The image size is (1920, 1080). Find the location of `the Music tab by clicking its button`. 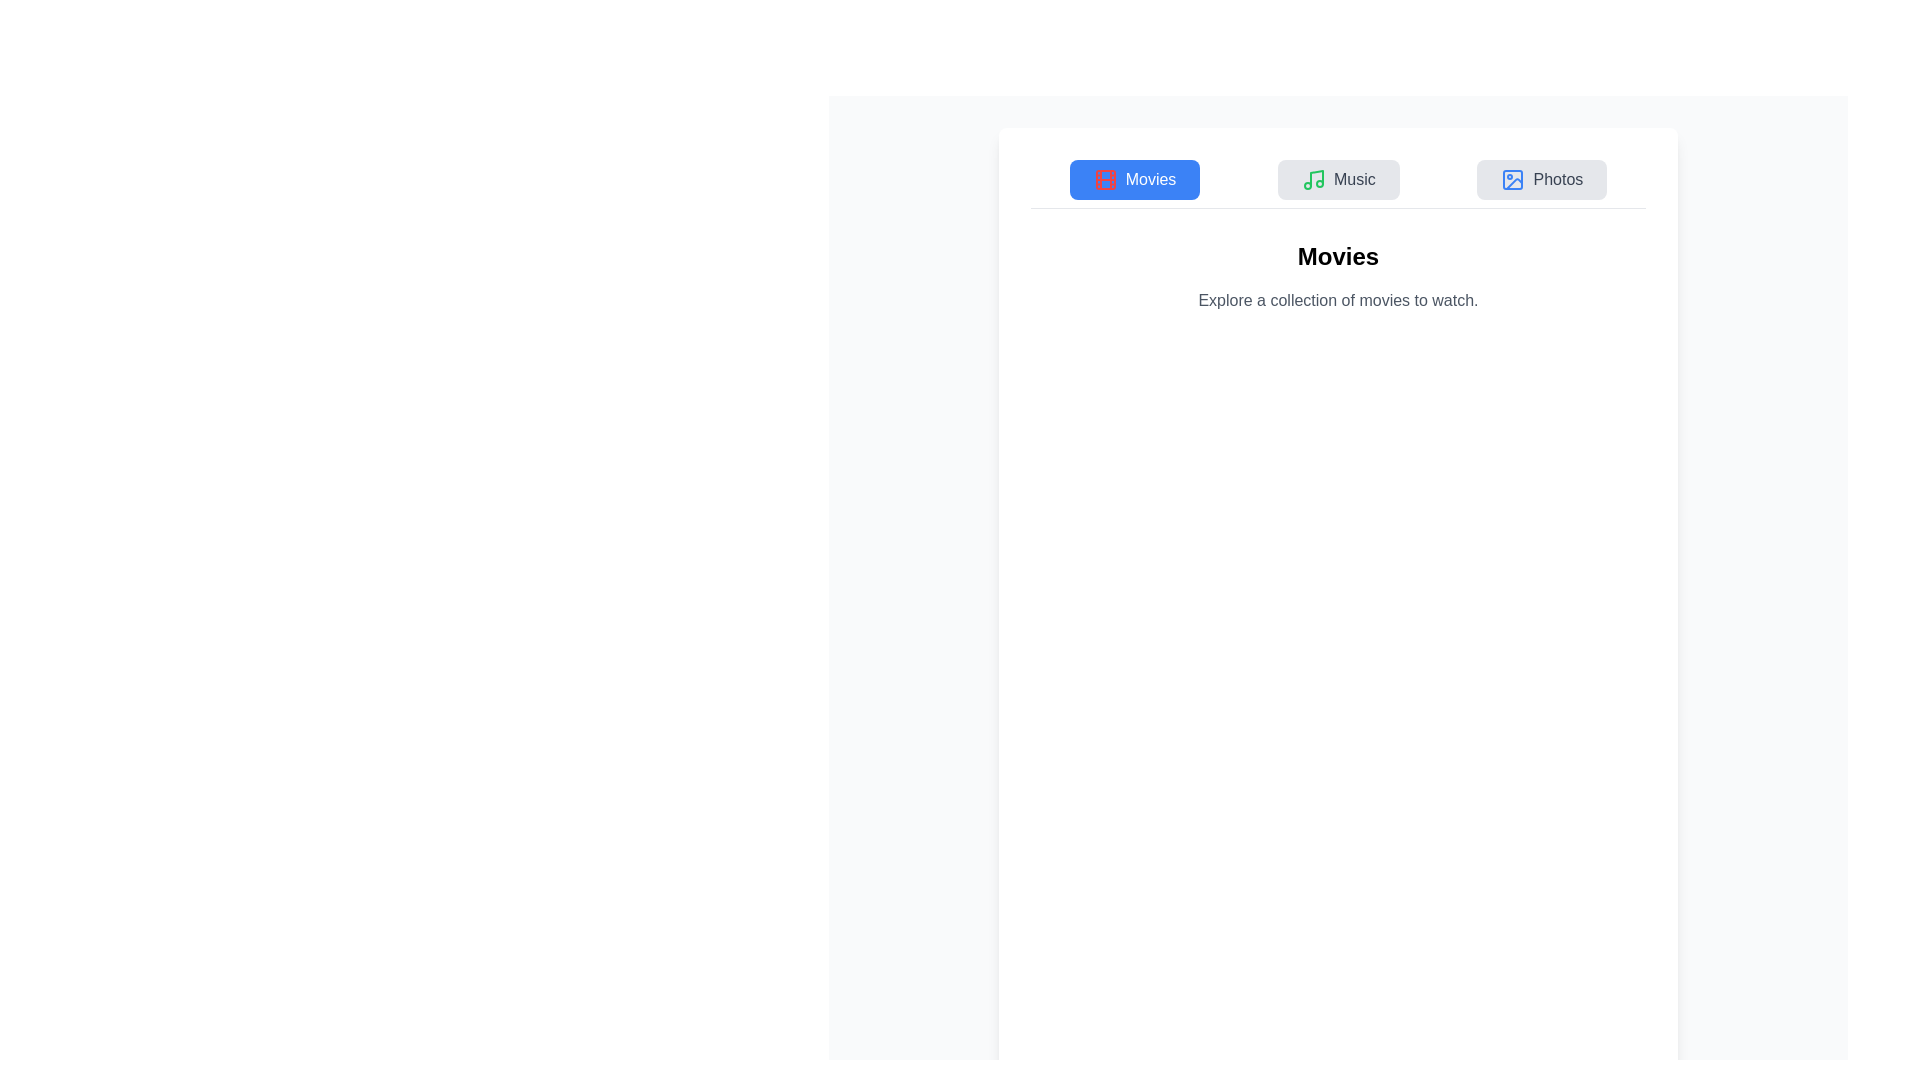

the Music tab by clicking its button is located at coordinates (1338, 180).